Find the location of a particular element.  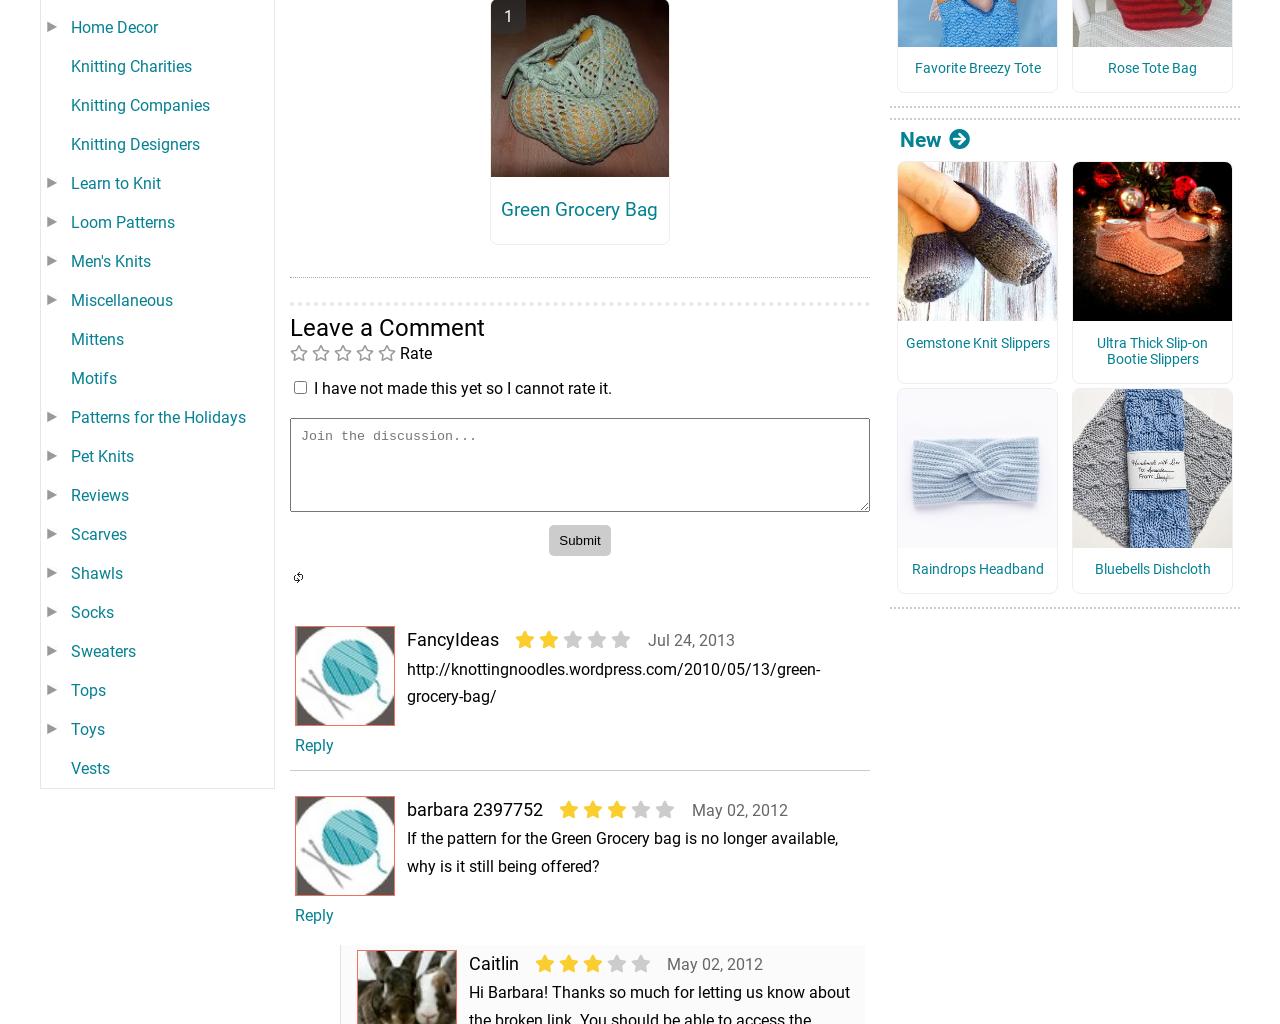

'Caitlin' is located at coordinates (493, 990).